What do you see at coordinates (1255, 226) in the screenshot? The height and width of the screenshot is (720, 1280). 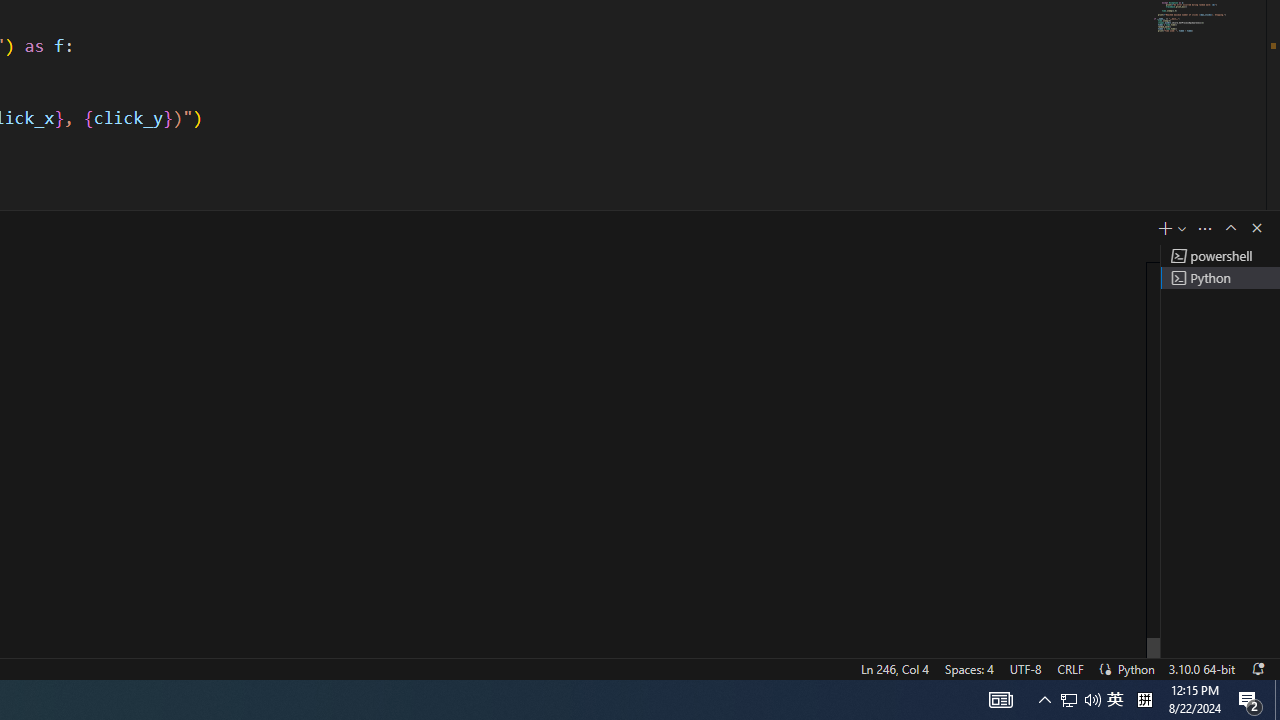 I see `'Hide Panel'` at bounding box center [1255, 226].